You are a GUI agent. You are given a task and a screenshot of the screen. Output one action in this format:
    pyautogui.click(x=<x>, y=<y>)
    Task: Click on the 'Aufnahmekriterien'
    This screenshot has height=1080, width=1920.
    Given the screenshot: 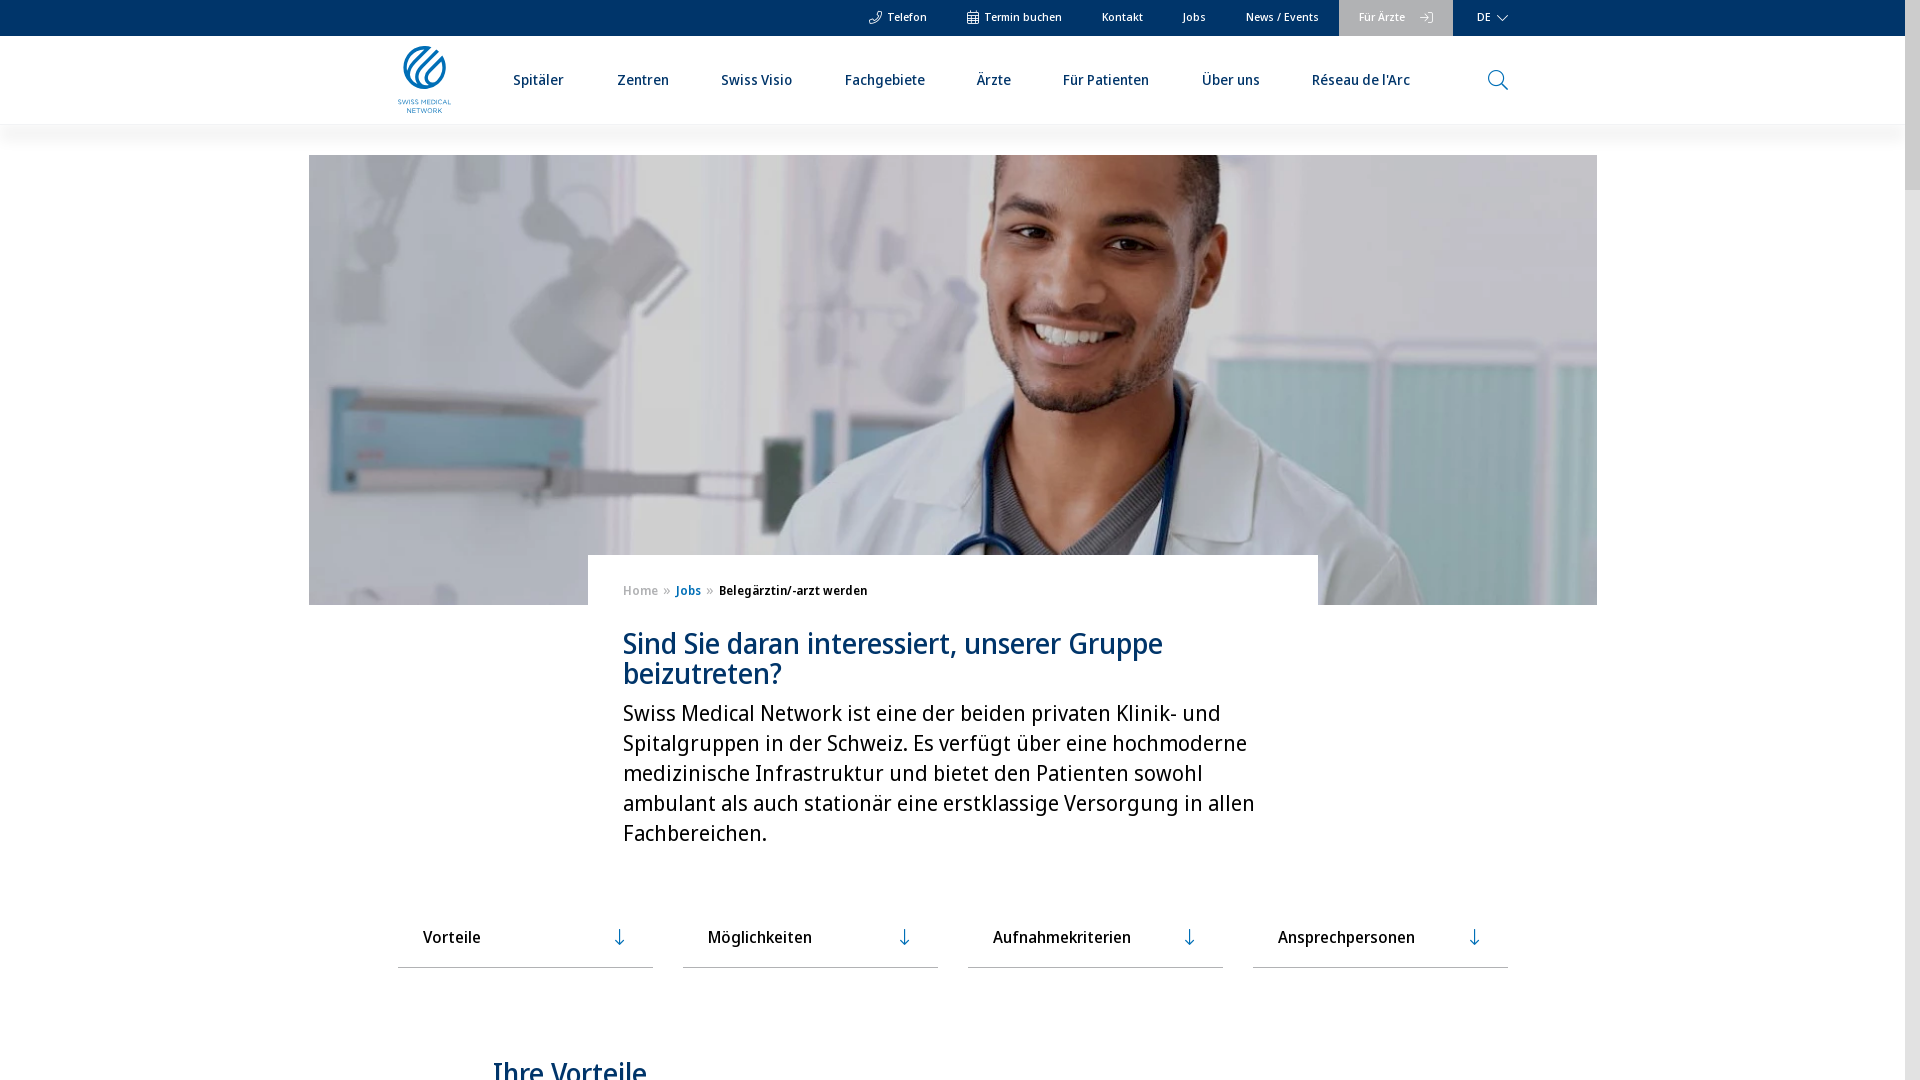 What is the action you would take?
    pyautogui.click(x=1094, y=937)
    